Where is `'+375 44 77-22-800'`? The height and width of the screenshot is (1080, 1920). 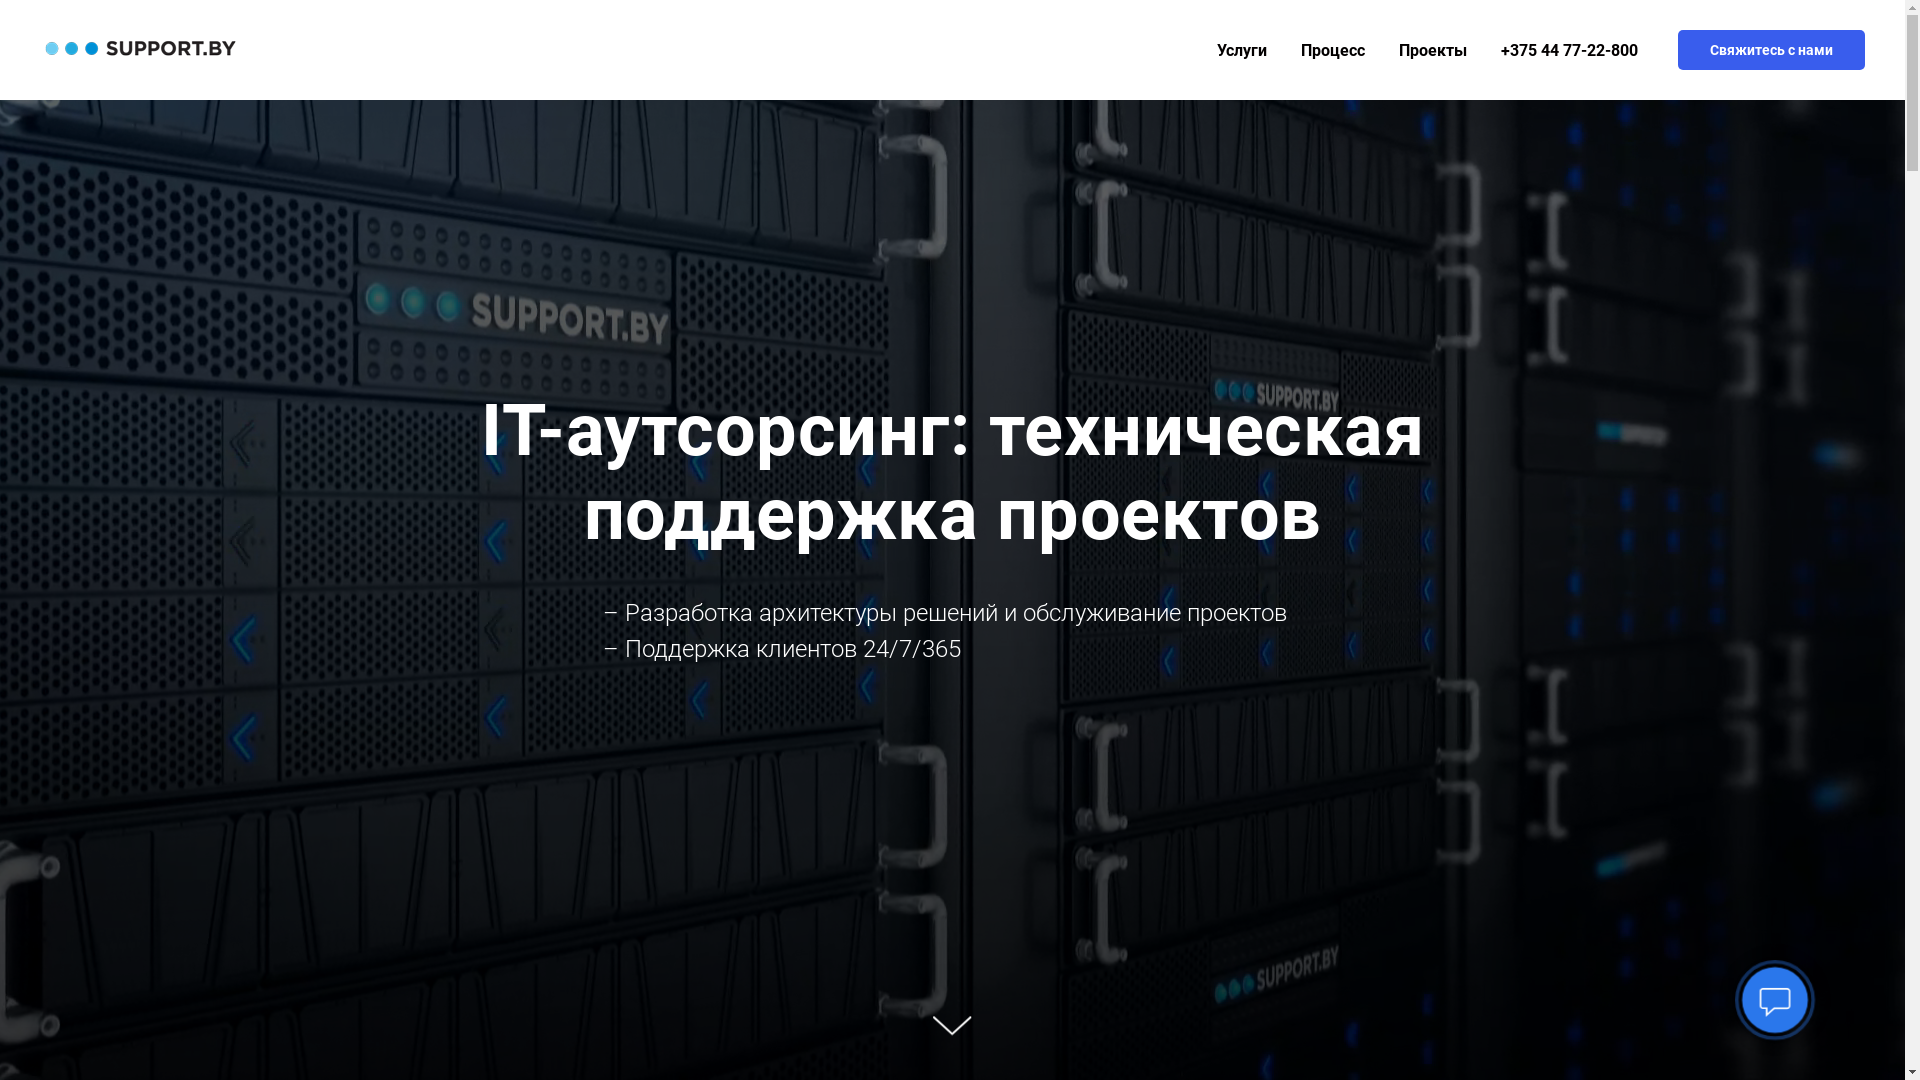
'+375 44 77-22-800' is located at coordinates (1501, 48).